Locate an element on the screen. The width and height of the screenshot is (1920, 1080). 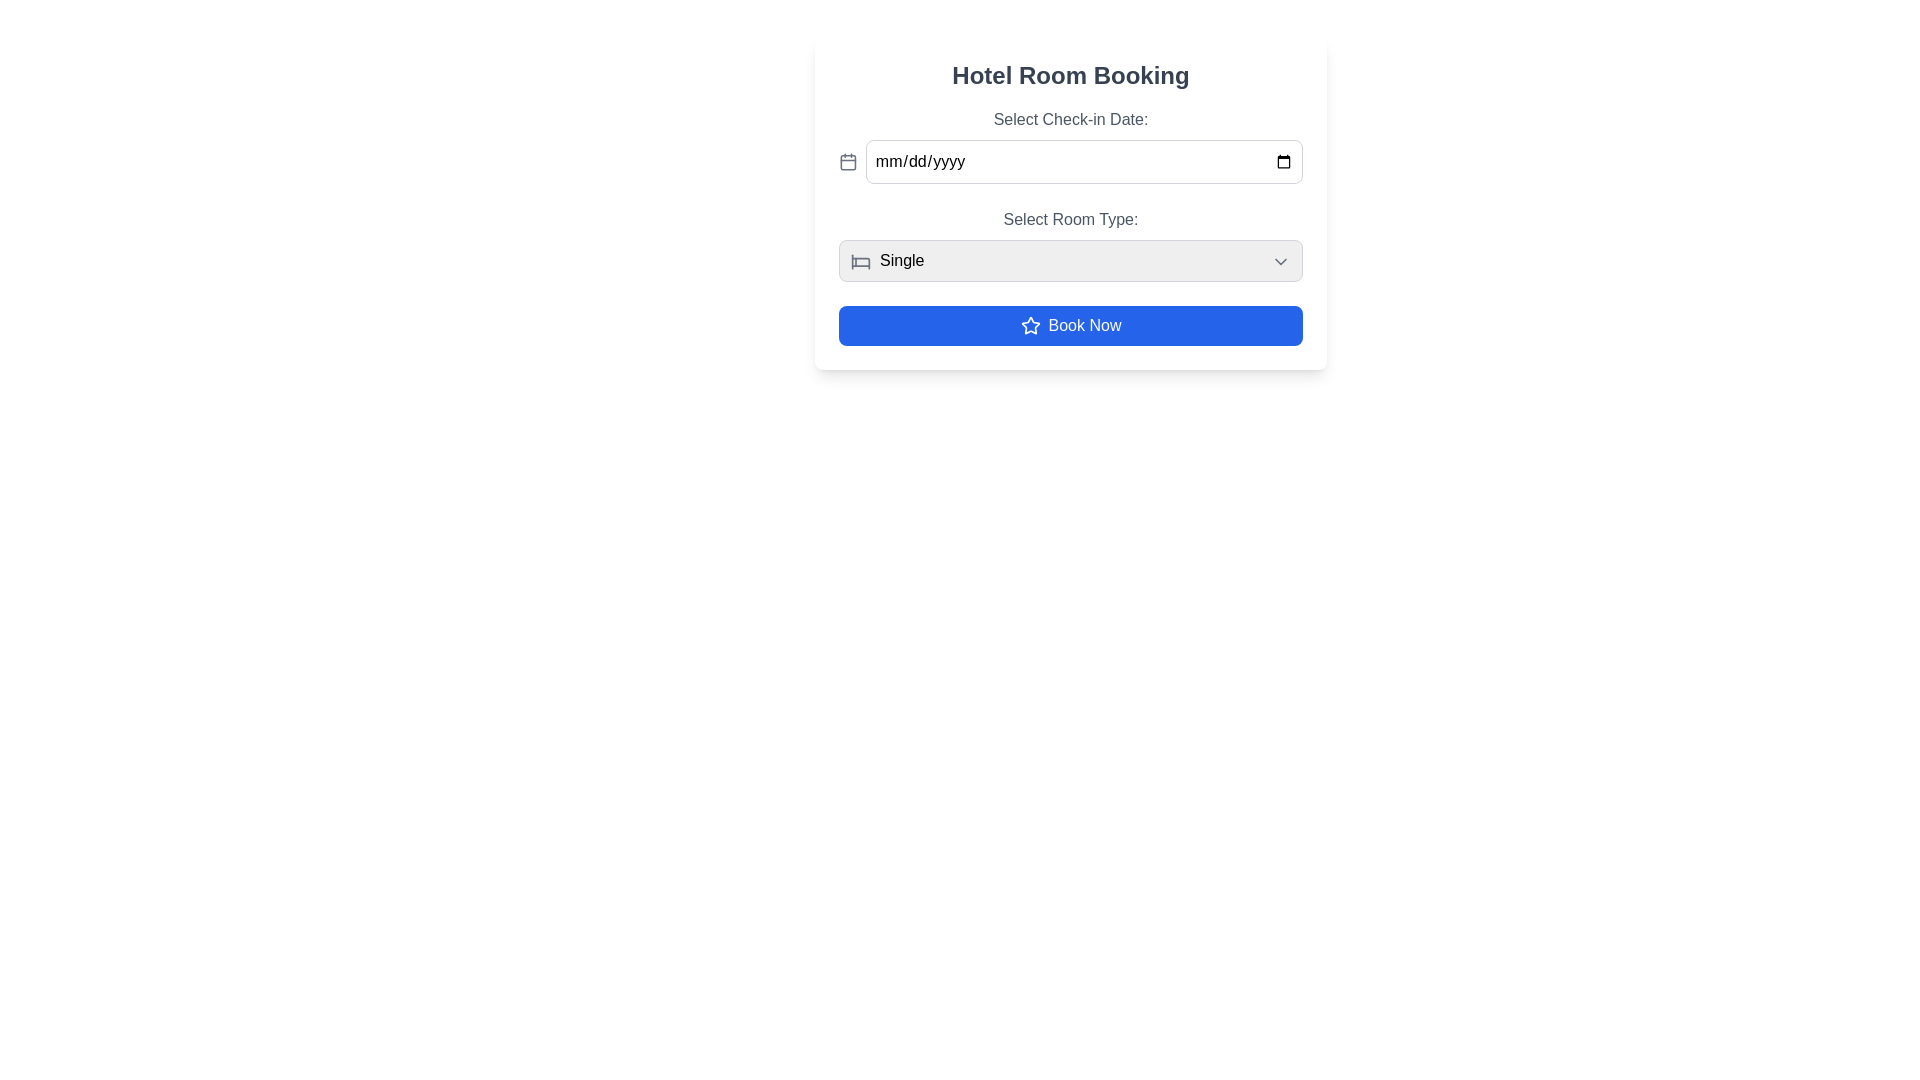
the leftmost room type icon representing a room or bed, which precedes the label 'Single' in the selection menu is located at coordinates (860, 261).